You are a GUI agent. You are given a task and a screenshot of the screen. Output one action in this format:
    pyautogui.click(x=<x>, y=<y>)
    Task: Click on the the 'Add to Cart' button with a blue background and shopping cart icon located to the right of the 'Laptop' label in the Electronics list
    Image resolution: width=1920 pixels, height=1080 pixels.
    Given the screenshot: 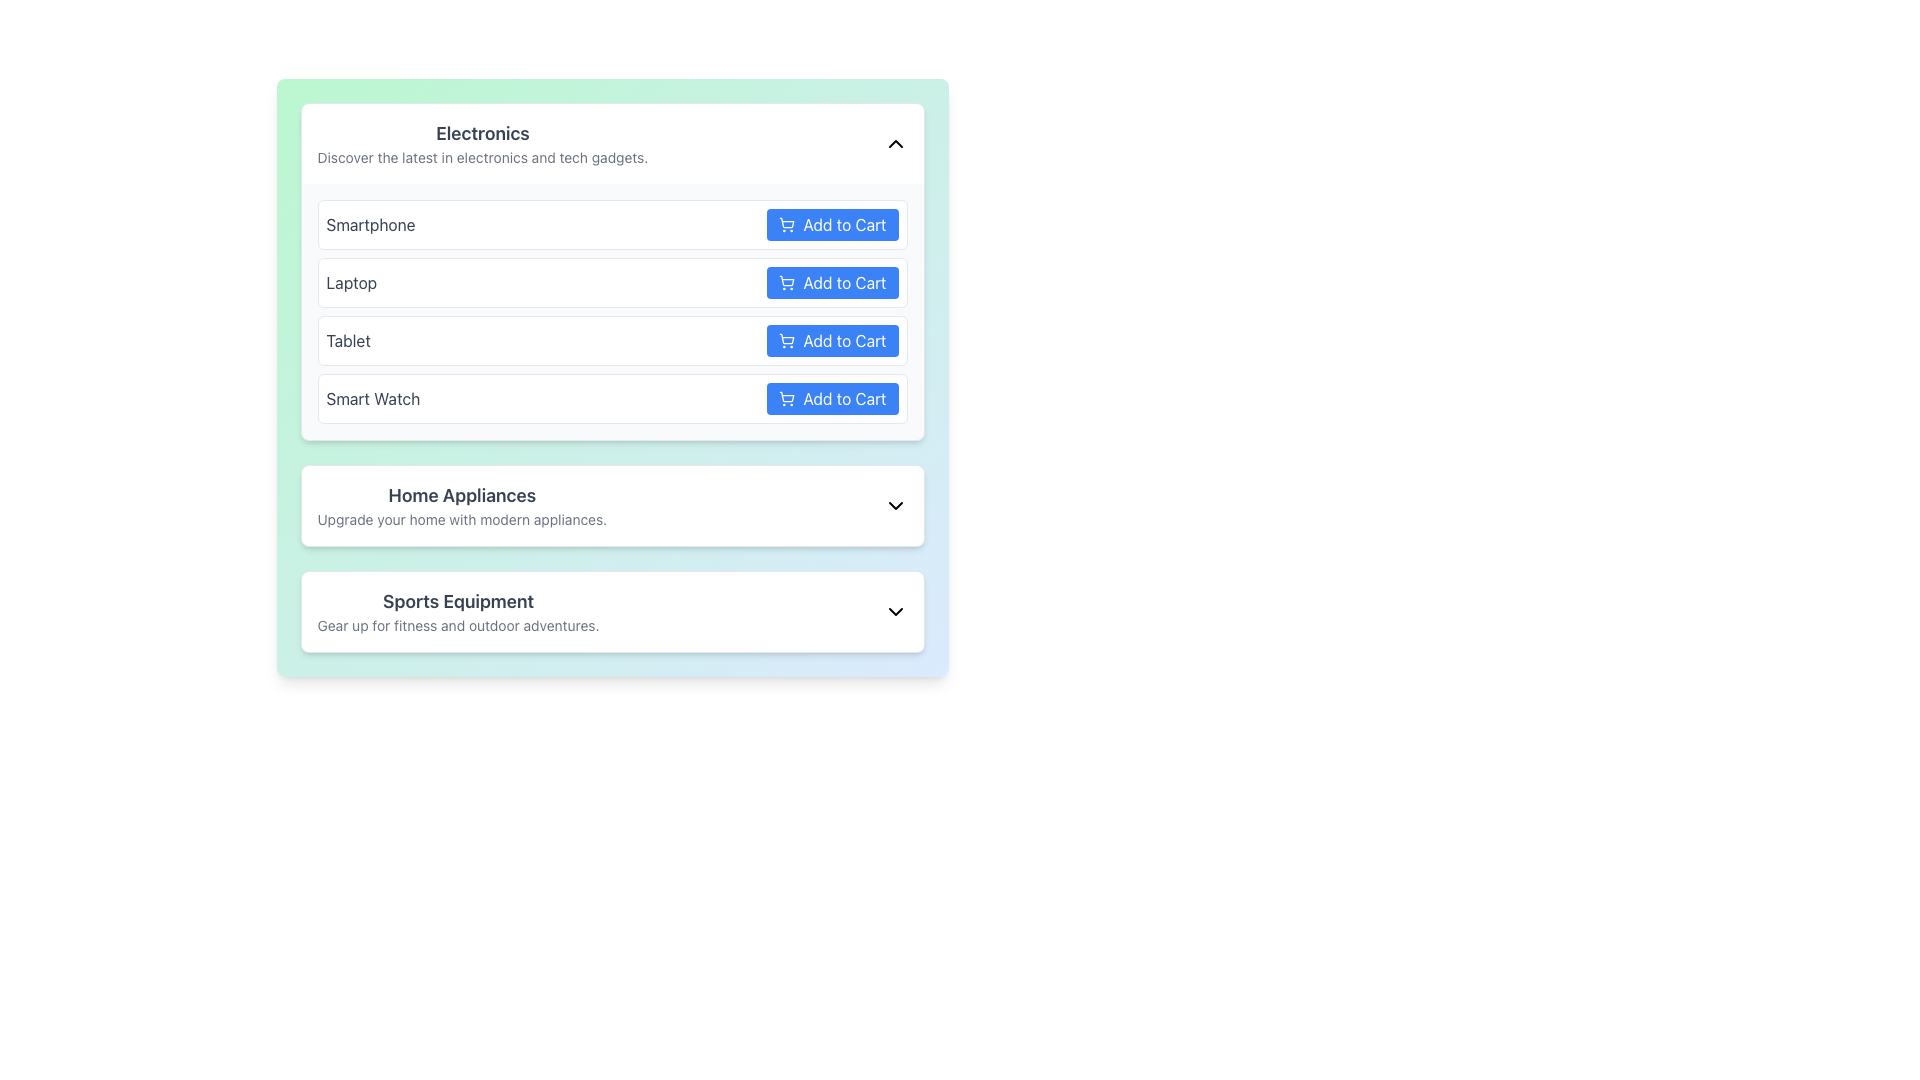 What is the action you would take?
    pyautogui.click(x=832, y=282)
    